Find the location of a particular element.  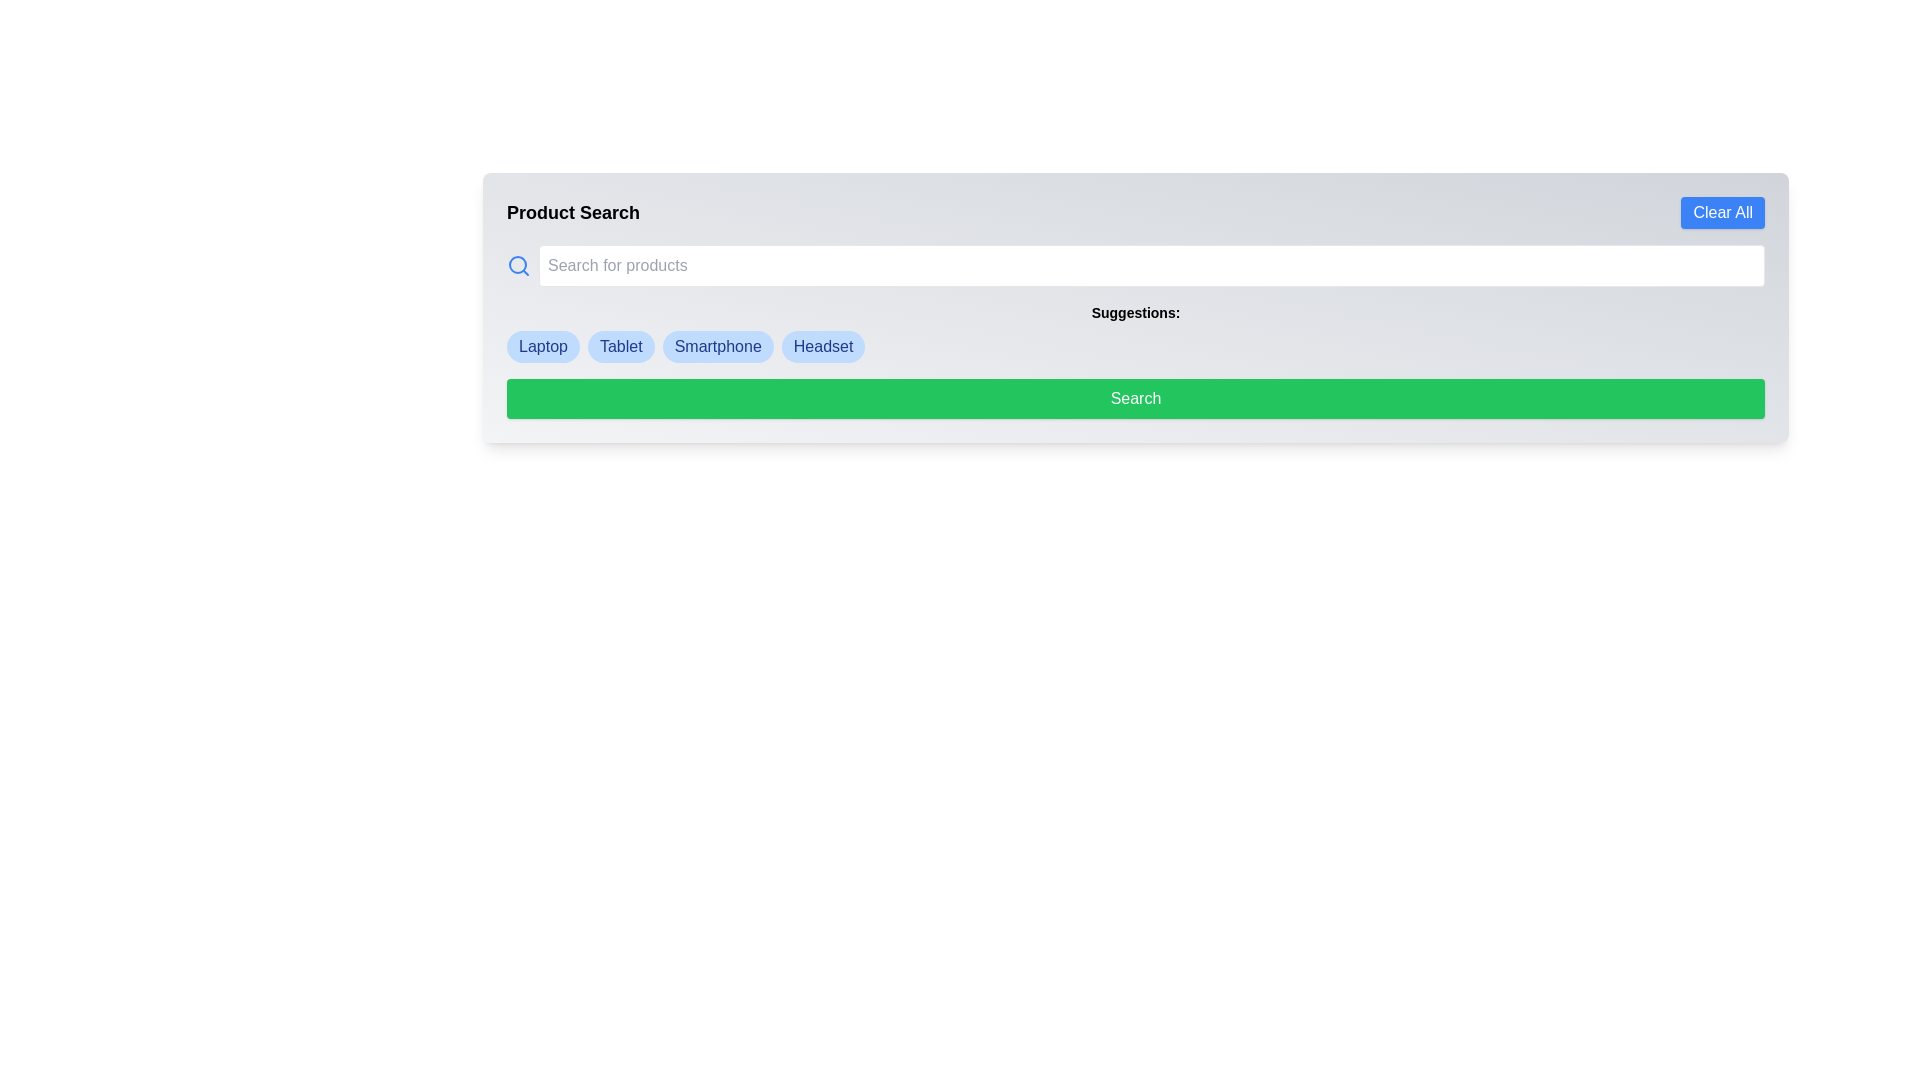

the bold, large-text title 'Product Search' displayed in black font, which is positioned at the top-left corner of a horizontal layout bar is located at coordinates (572, 212).